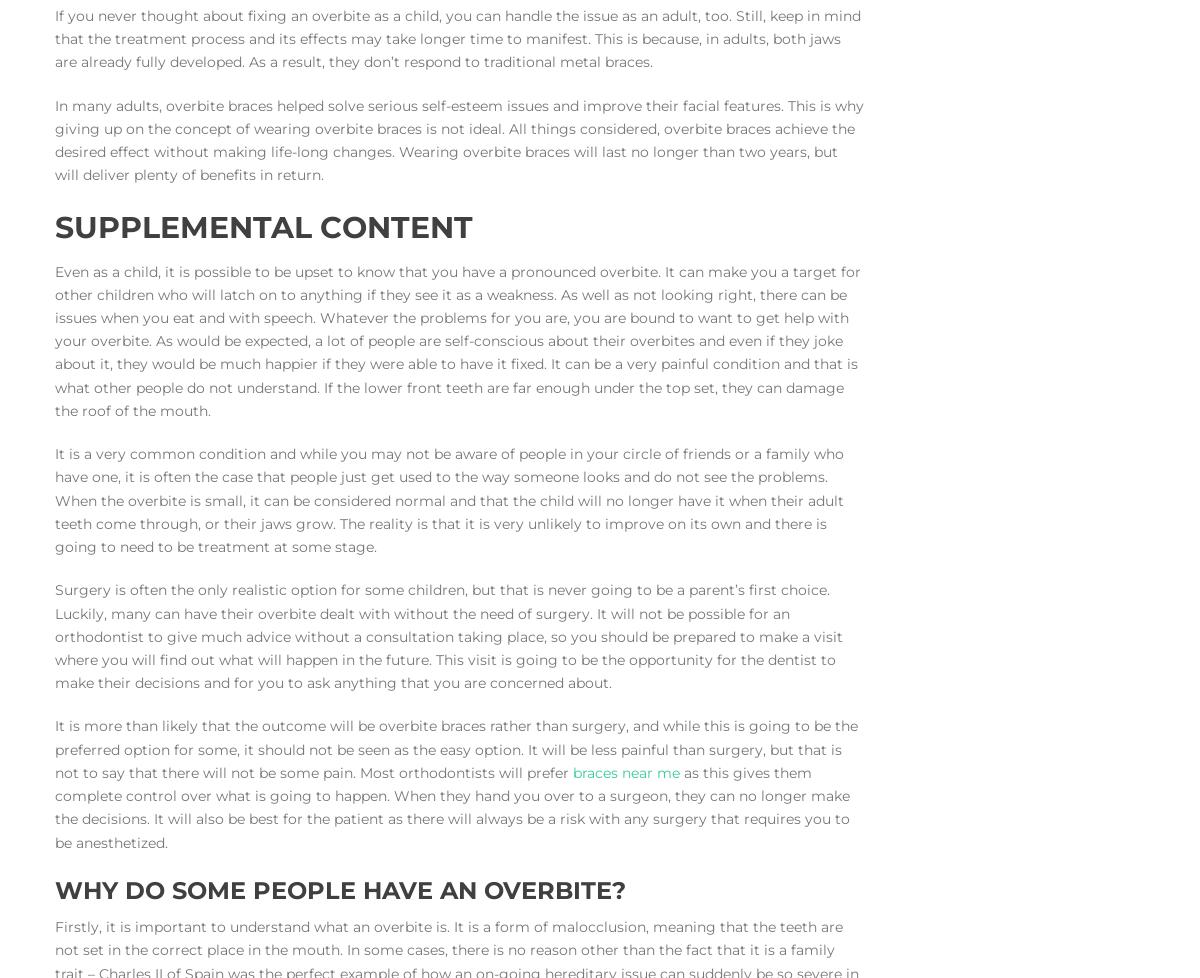 The image size is (1200, 978). I want to click on 'braces near me', so click(572, 771).